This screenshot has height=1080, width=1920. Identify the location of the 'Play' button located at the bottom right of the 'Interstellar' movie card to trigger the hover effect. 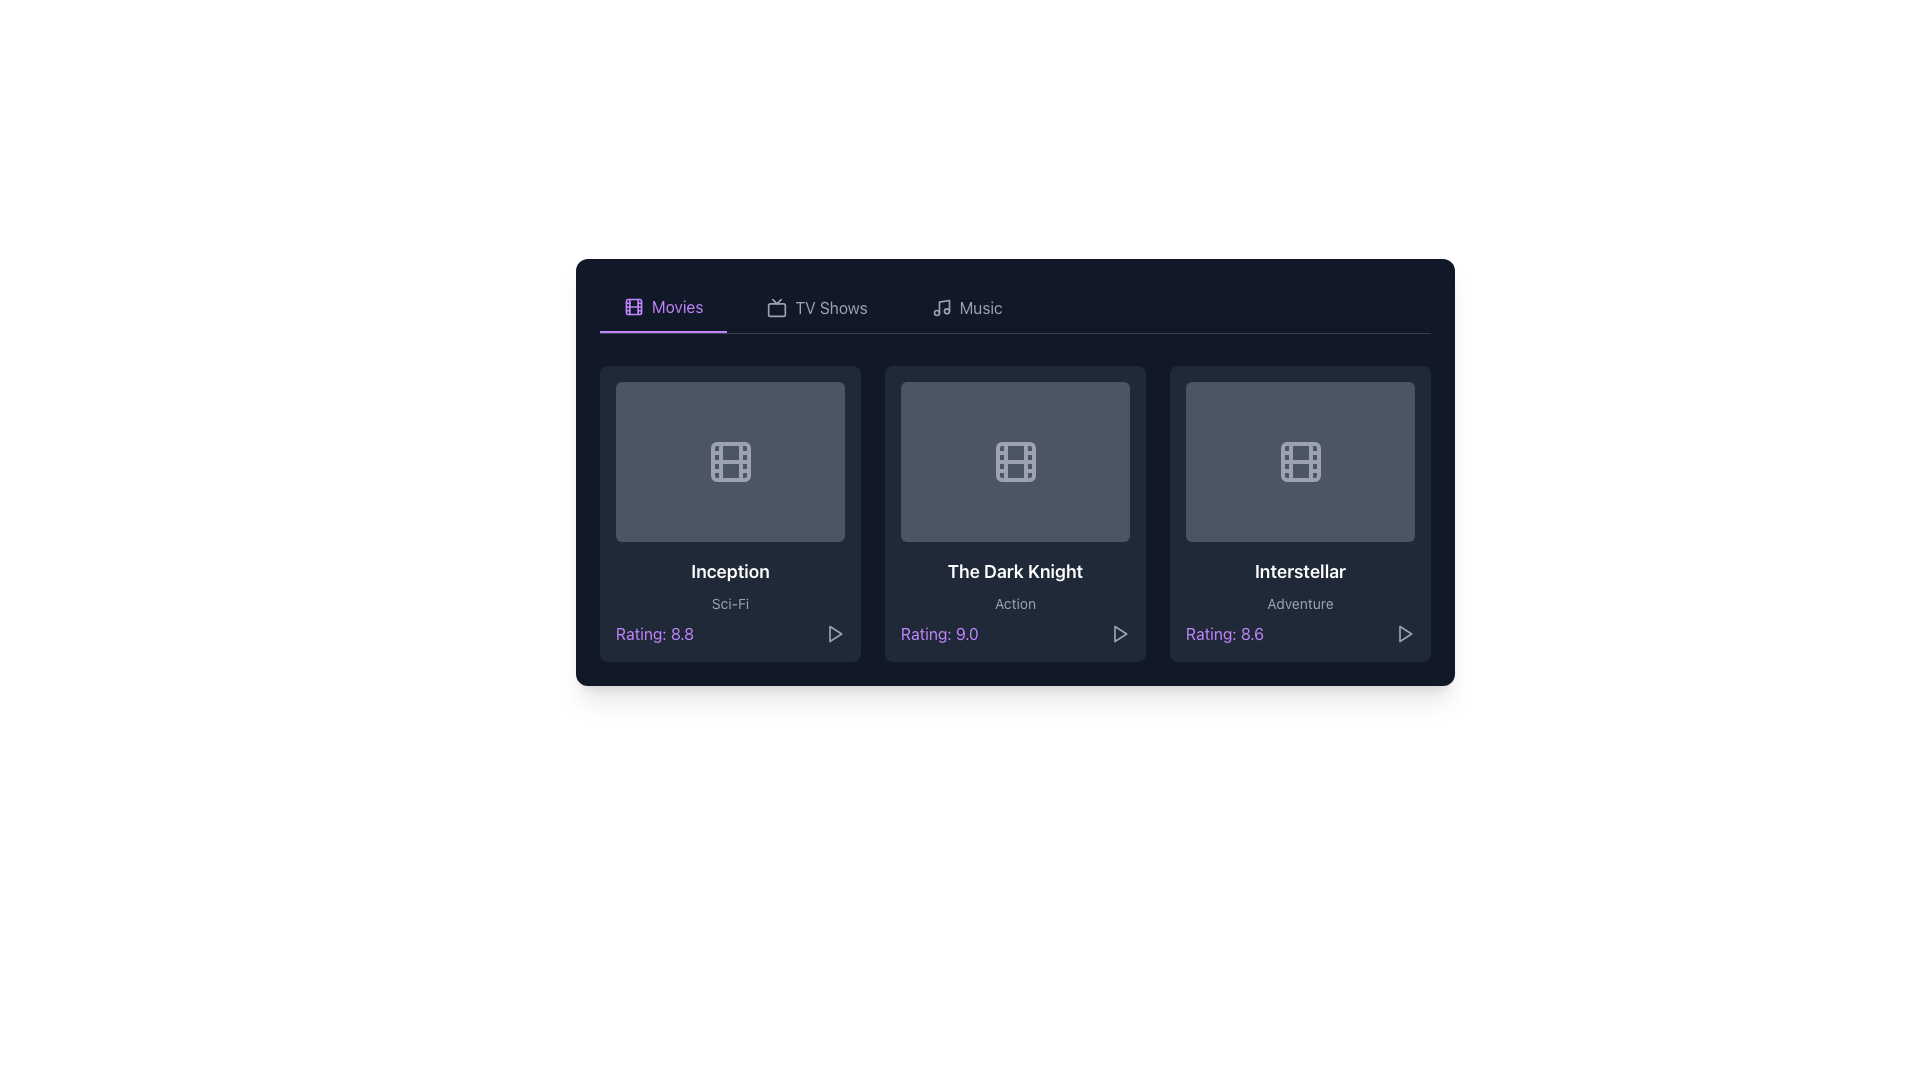
(1404, 633).